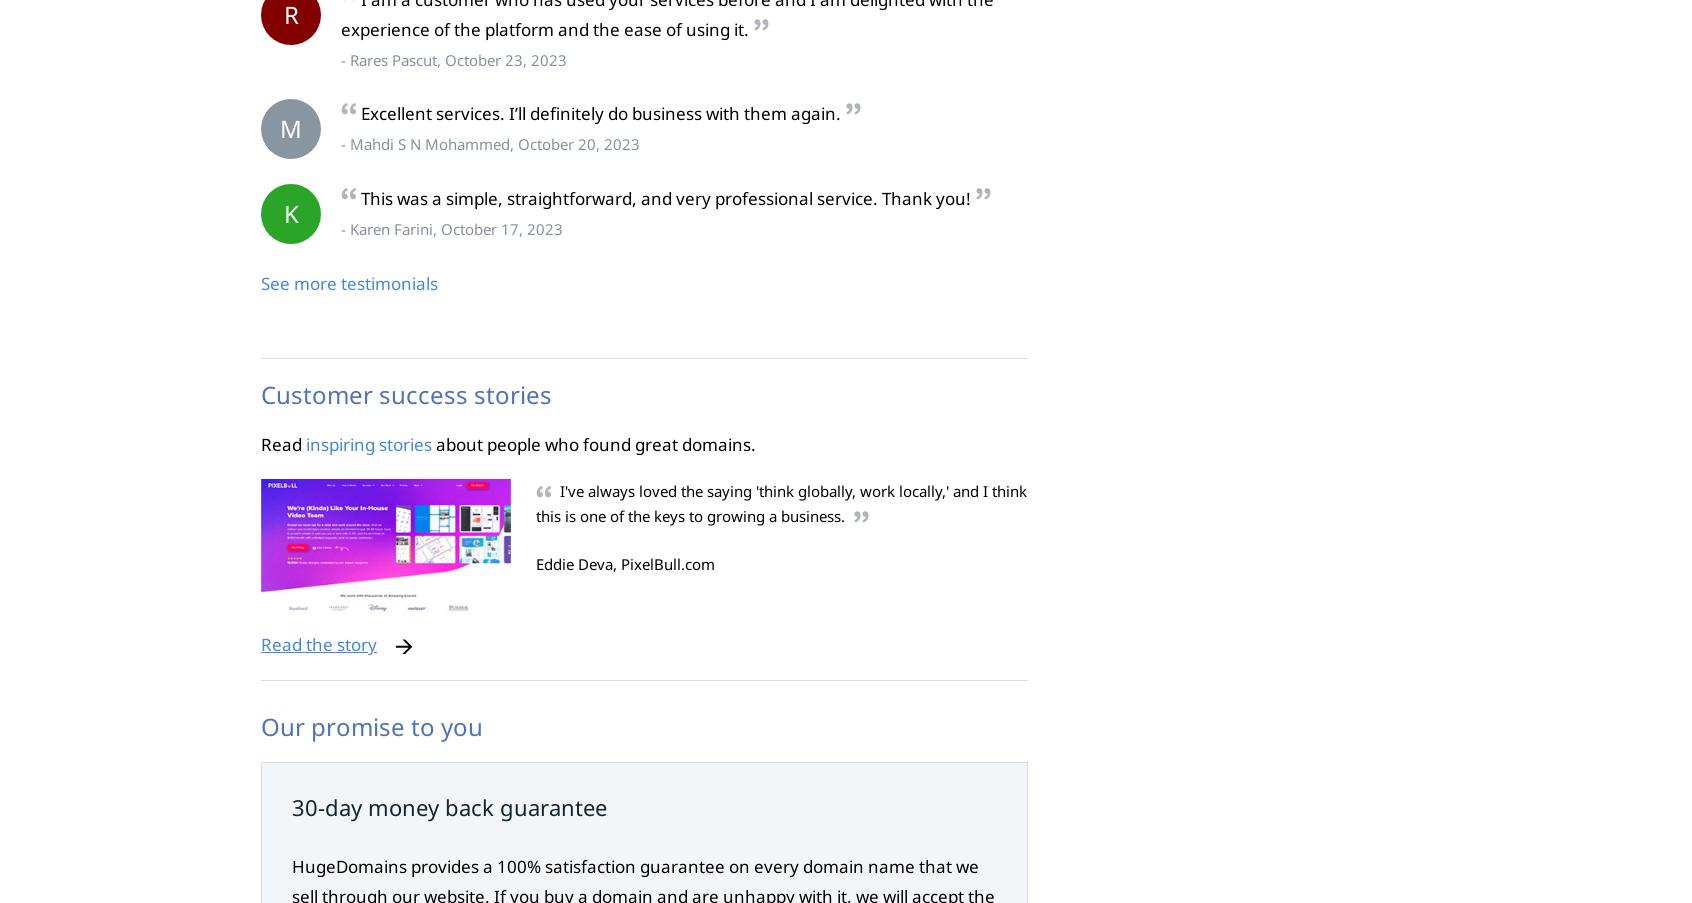  I want to click on 'about people who found great domains.', so click(593, 442).